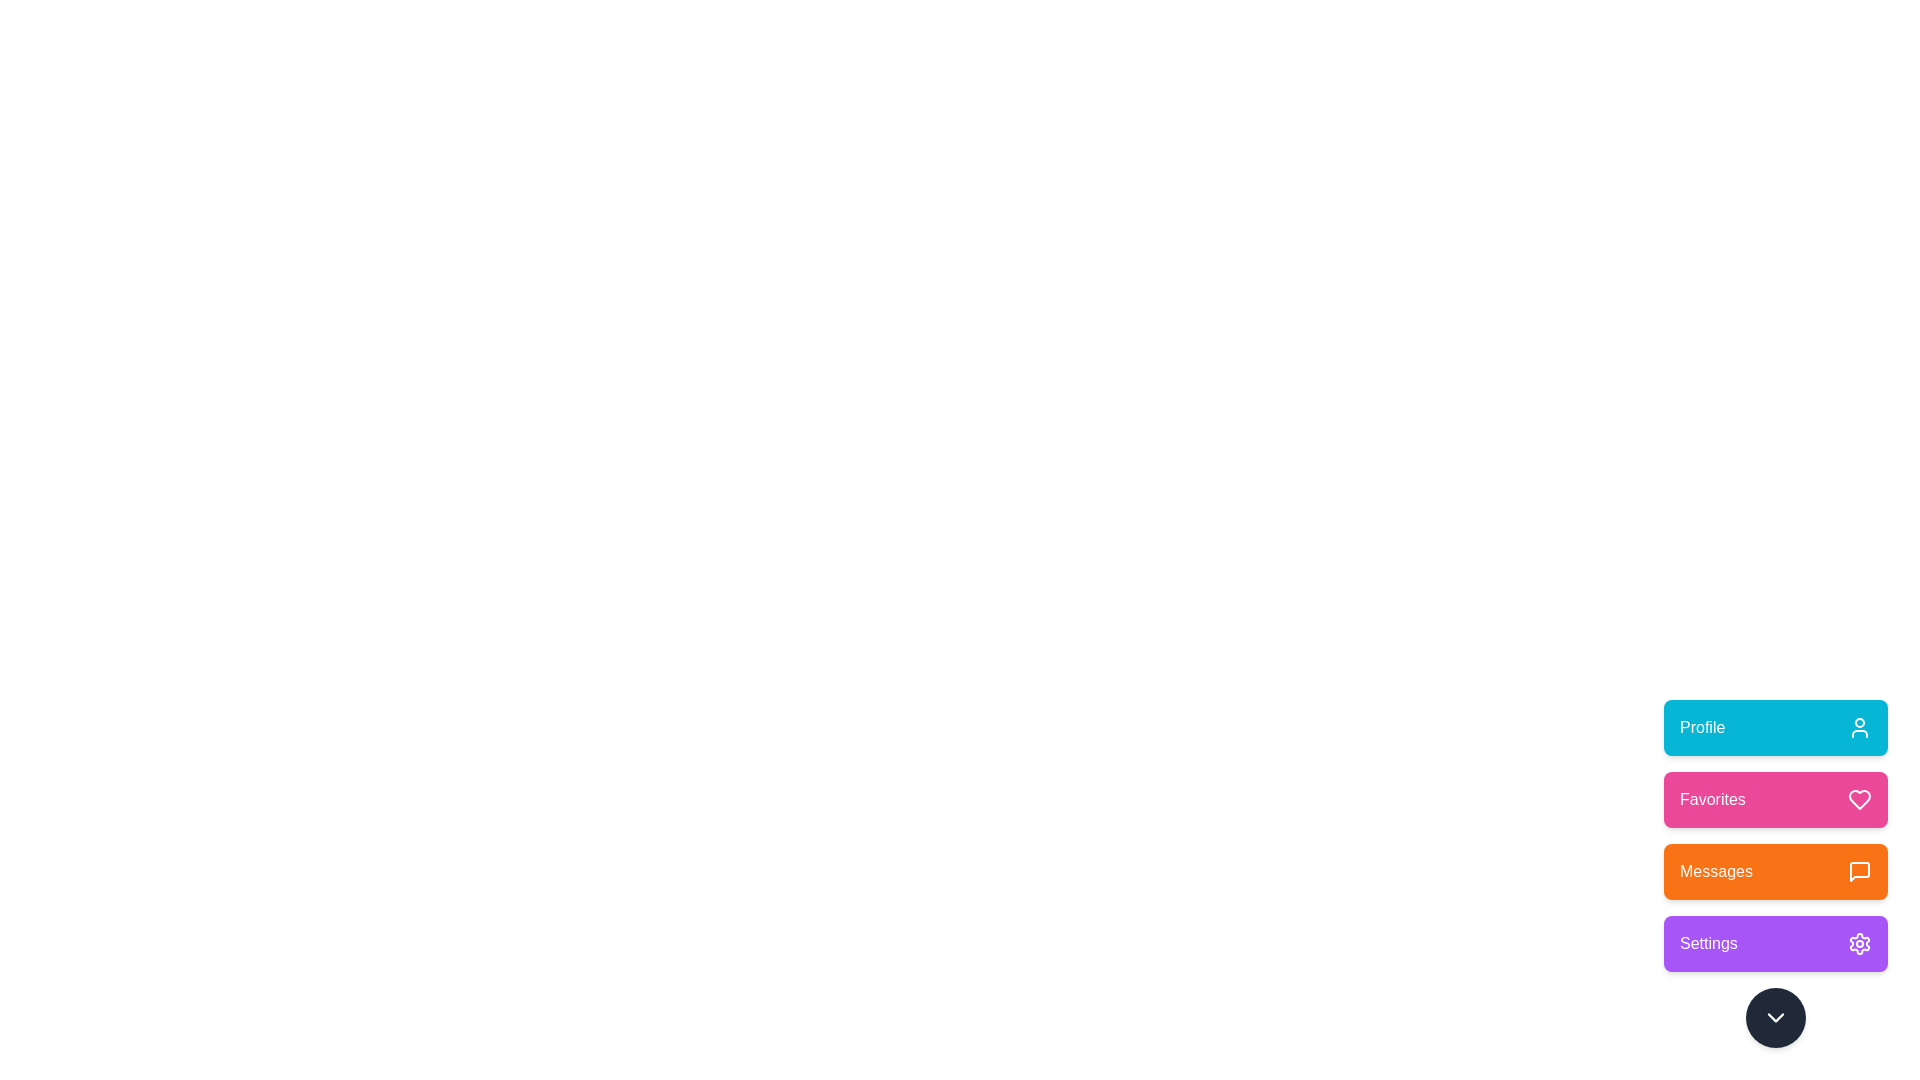 The image size is (1920, 1080). What do you see at coordinates (1776, 870) in the screenshot?
I see `the Messages button to observe its hover effect` at bounding box center [1776, 870].